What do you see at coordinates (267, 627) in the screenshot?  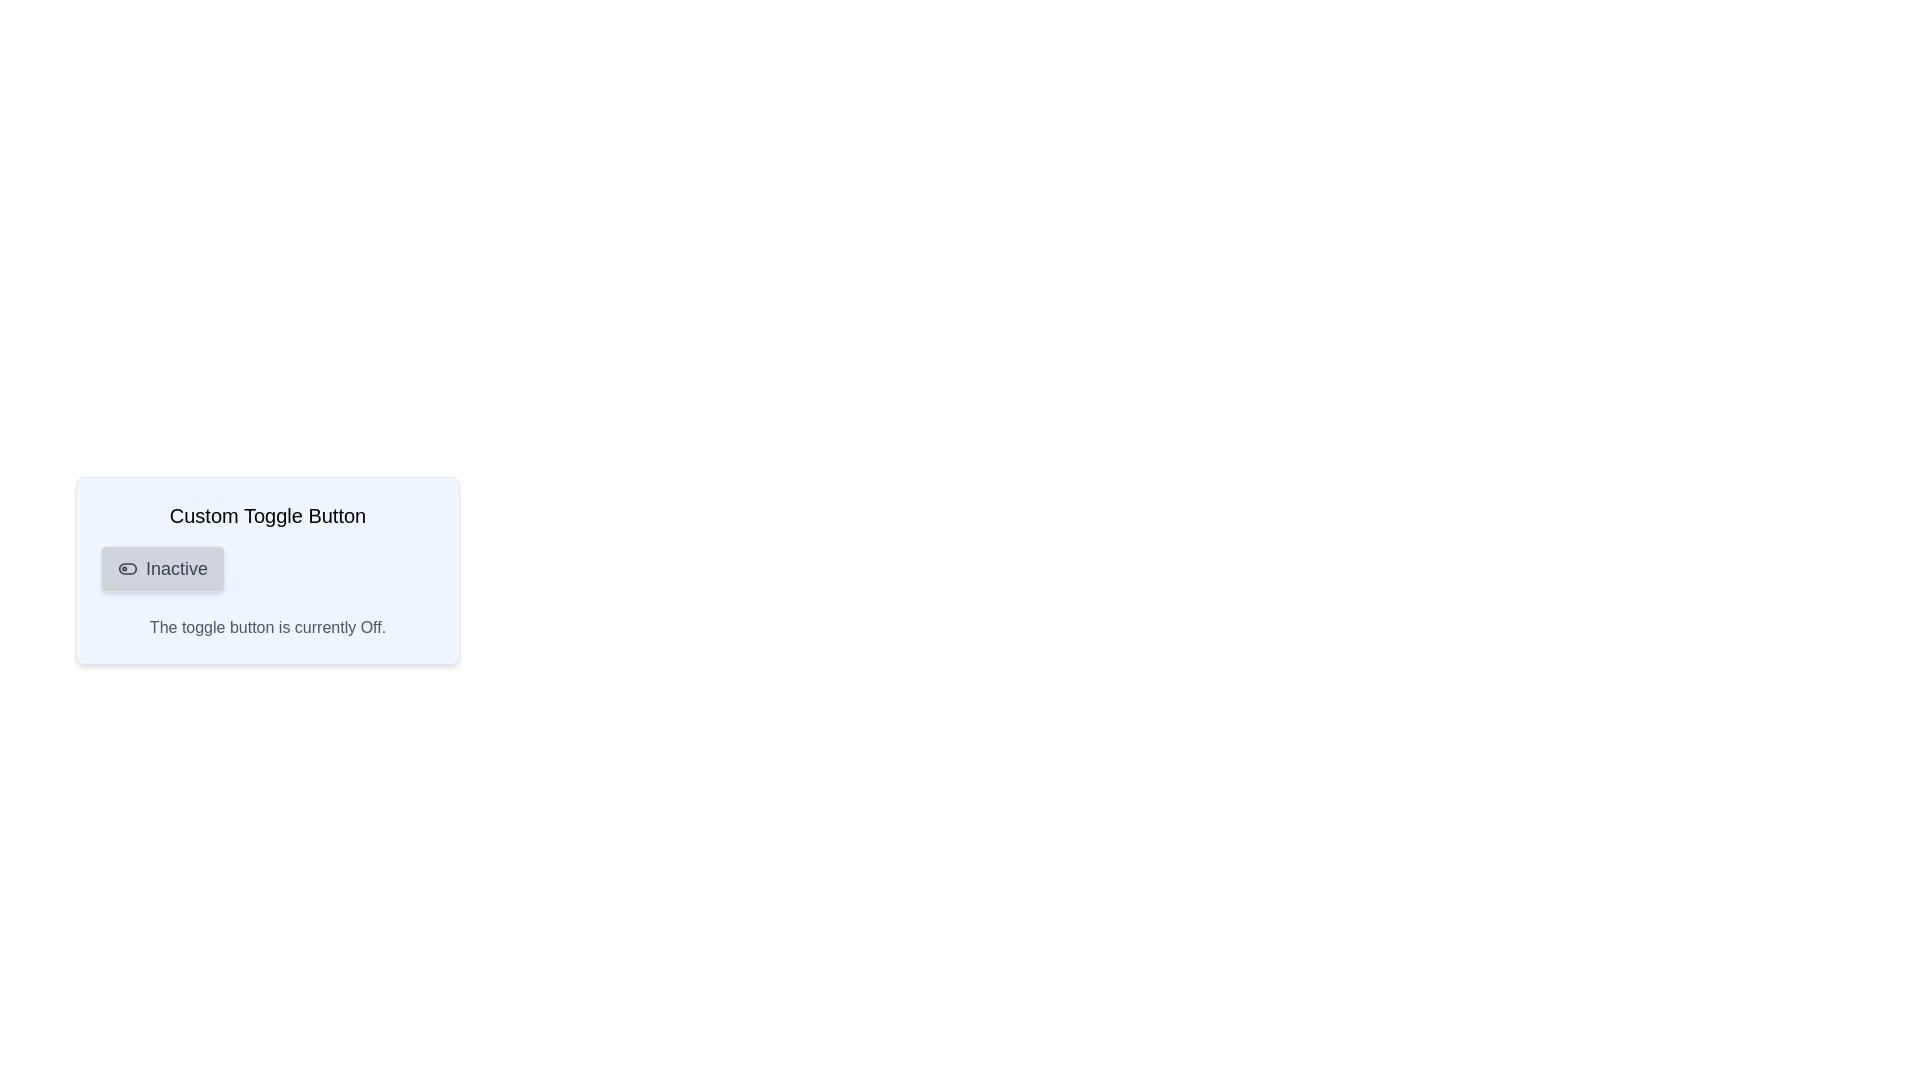 I see `the static text displaying 'The toggle button is currently Off.' located at the bottom of the card titled 'Custom Toggle Button'` at bounding box center [267, 627].